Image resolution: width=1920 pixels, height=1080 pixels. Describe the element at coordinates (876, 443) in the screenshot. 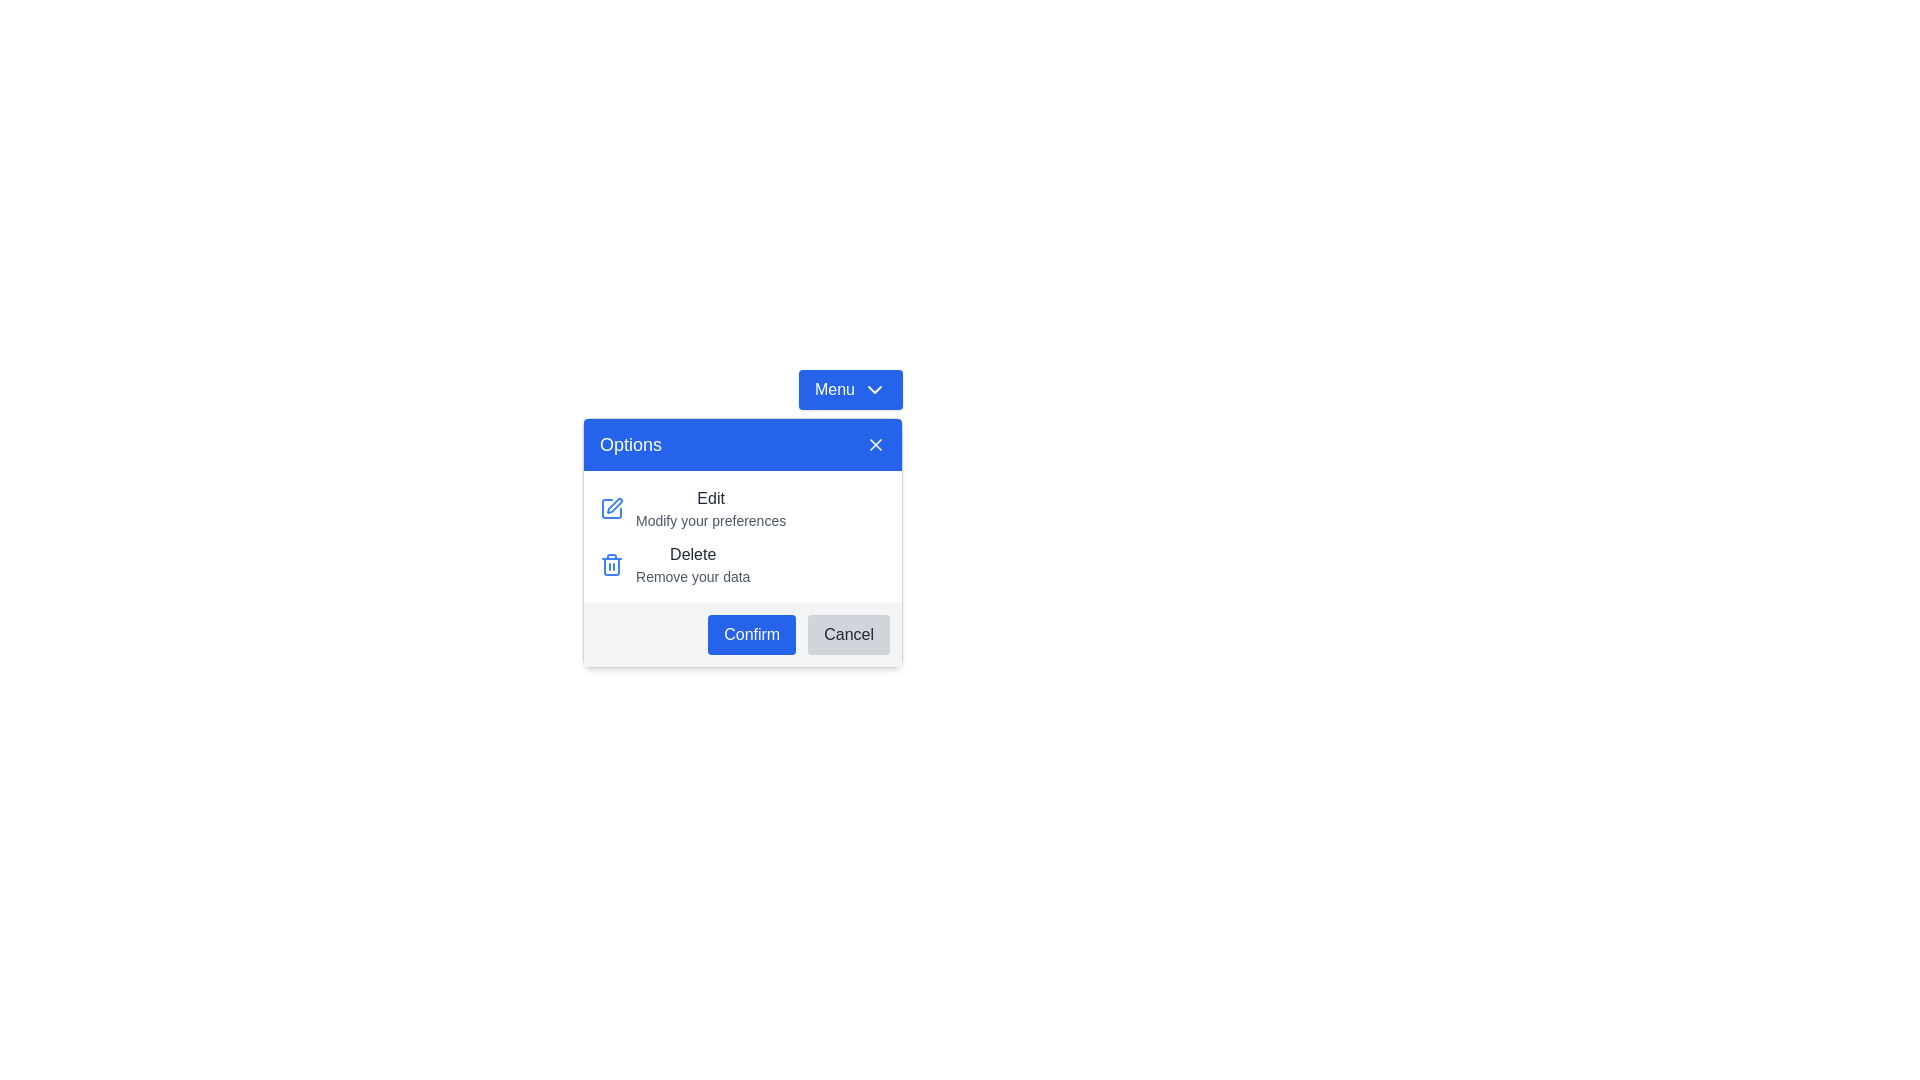

I see `the close icon represented by an 'X' symbol in white on a blue background, located in the top-right corner of the blue header bar labeled 'Options'` at that location.